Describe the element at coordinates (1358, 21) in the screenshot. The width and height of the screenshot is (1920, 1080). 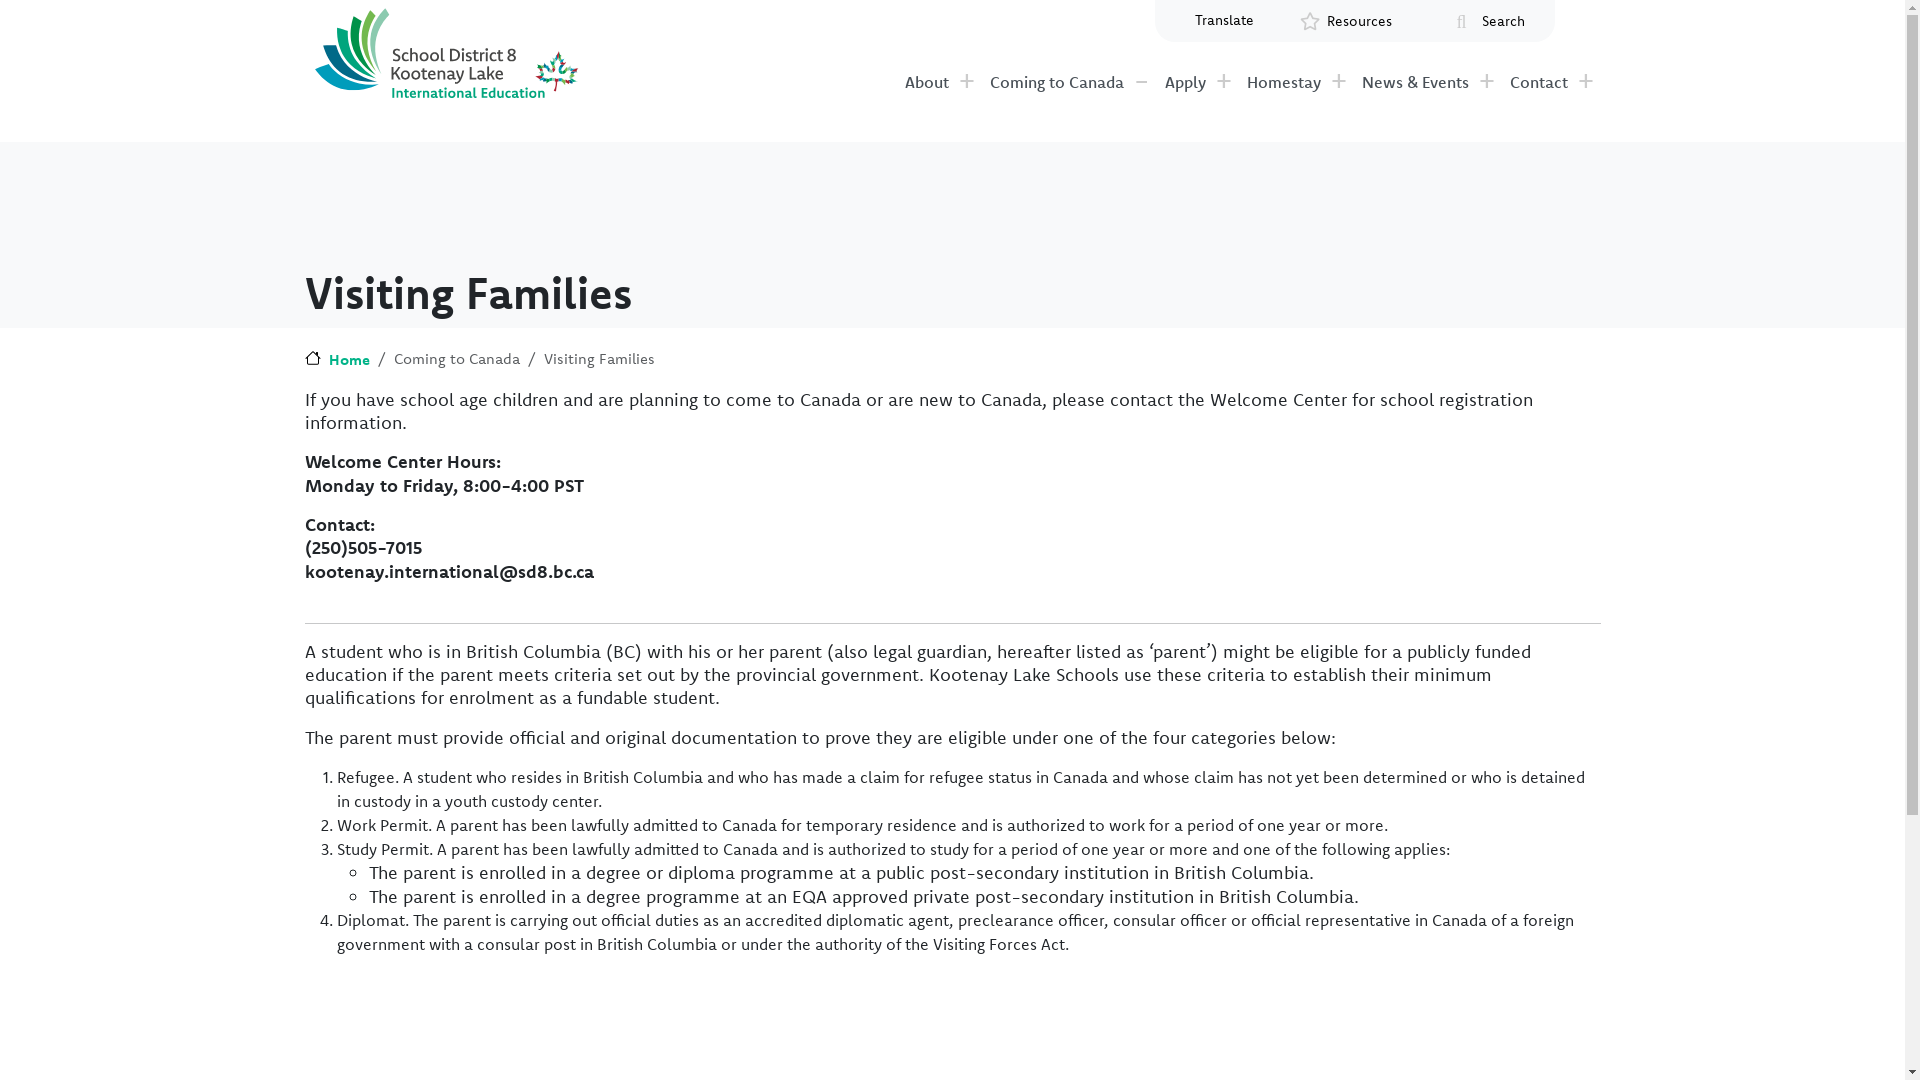
I see `'Resources'` at that location.